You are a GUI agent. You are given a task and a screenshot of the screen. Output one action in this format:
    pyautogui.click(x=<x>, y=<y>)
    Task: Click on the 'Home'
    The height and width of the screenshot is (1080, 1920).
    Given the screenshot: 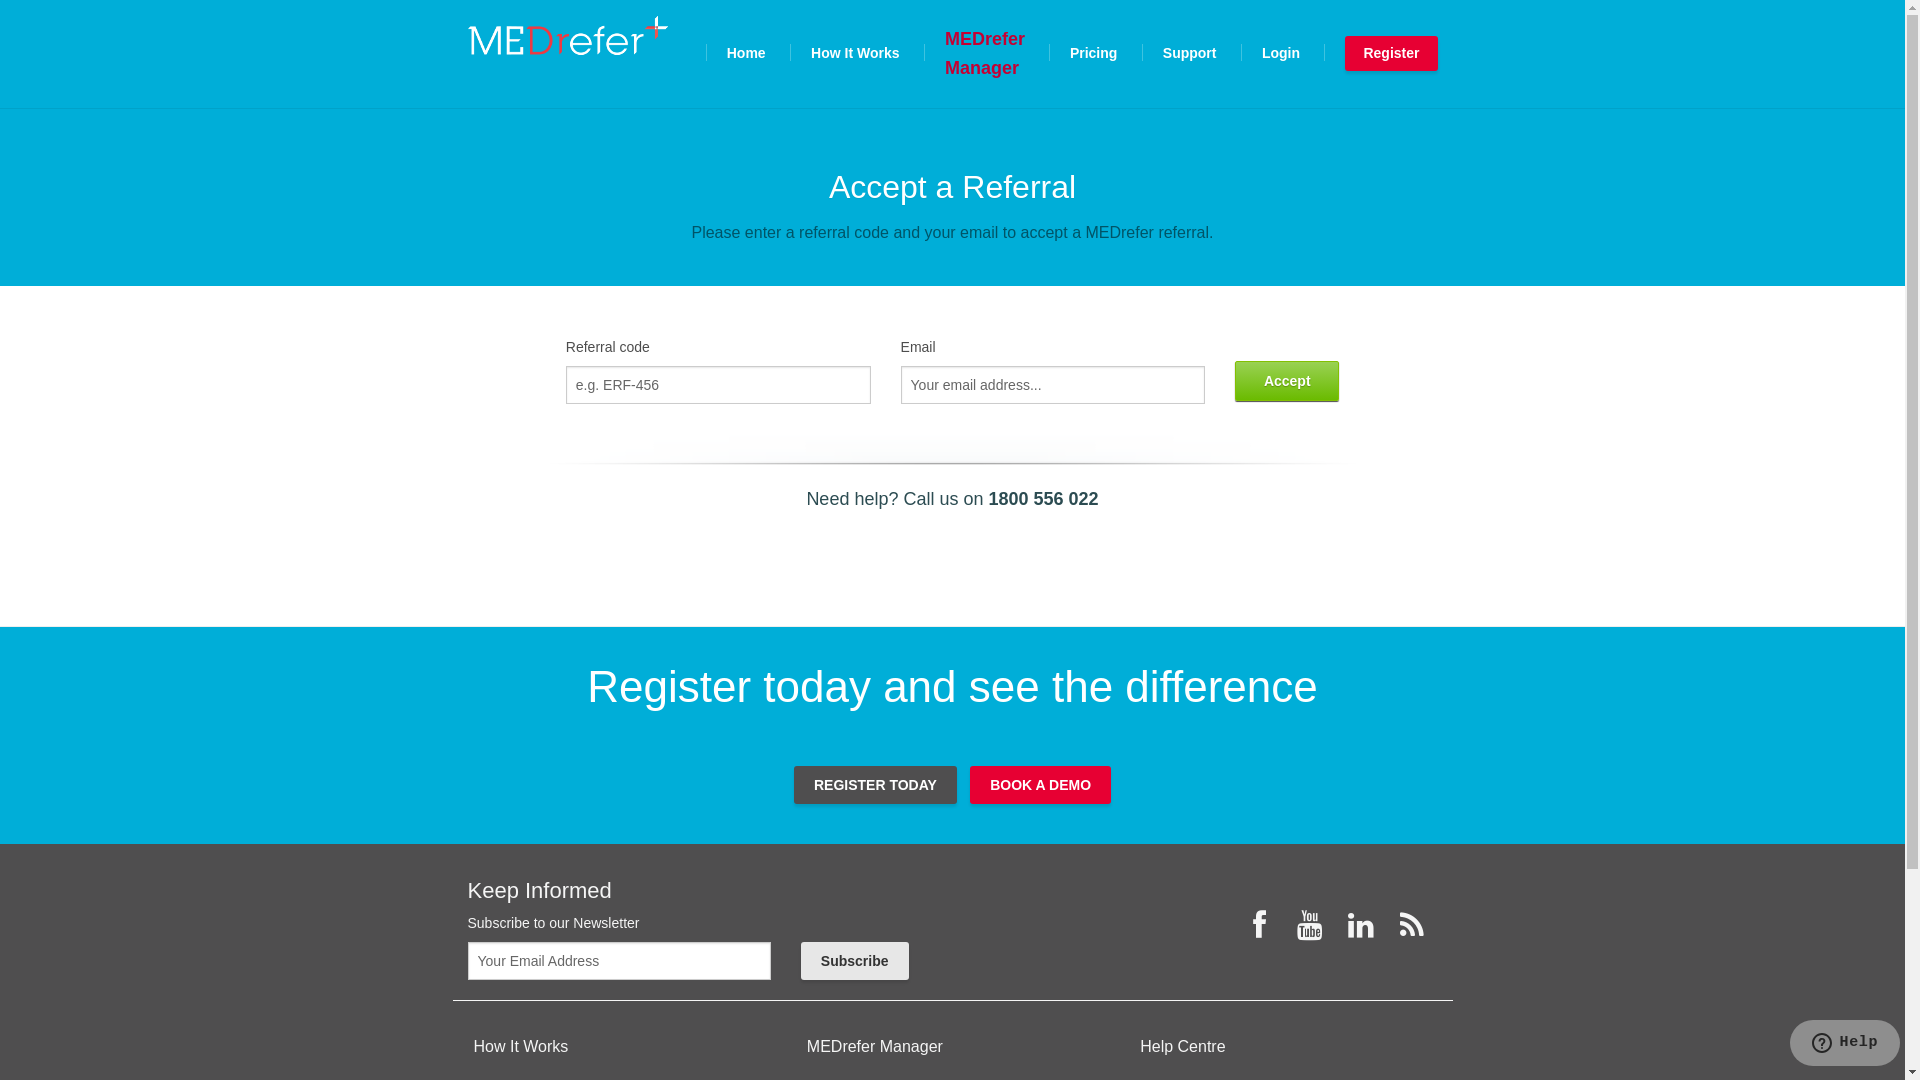 What is the action you would take?
    pyautogui.click(x=745, y=50)
    